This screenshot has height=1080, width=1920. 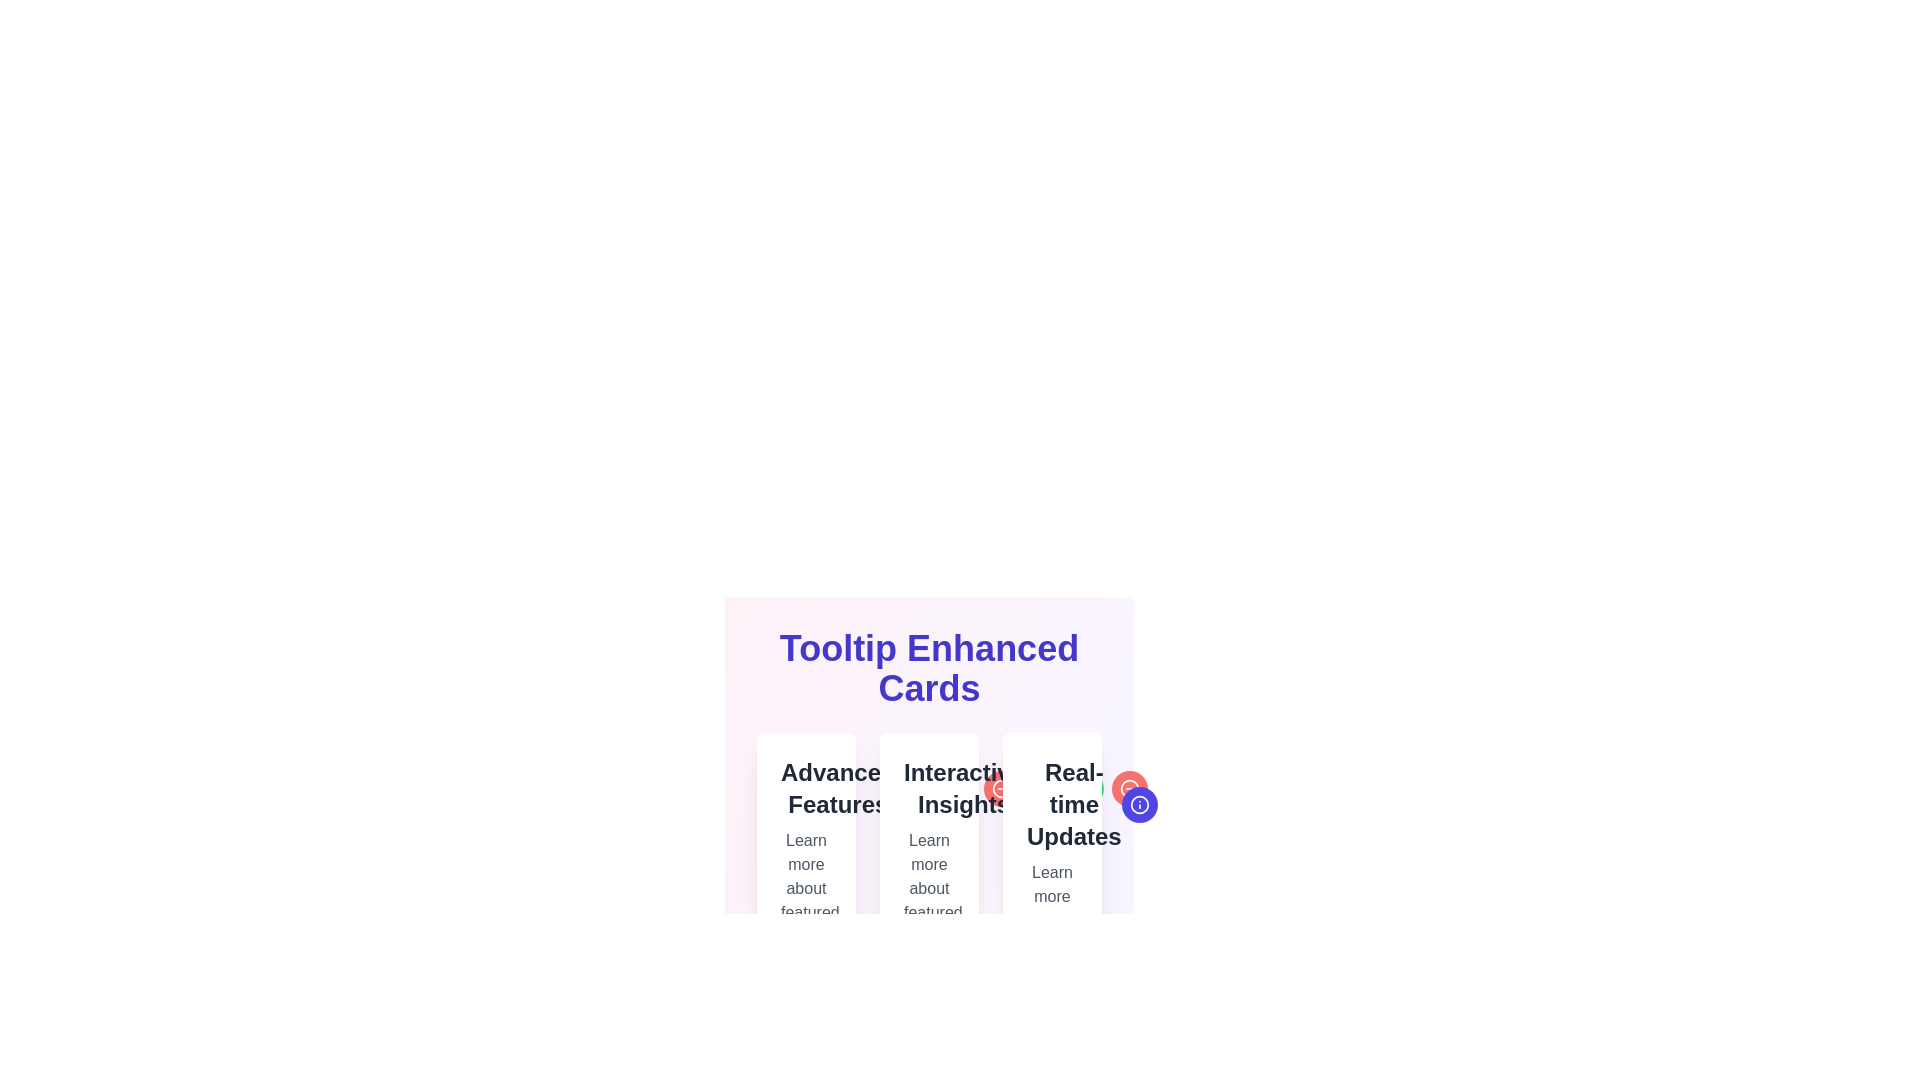 What do you see at coordinates (1130, 788) in the screenshot?
I see `the Icon button with a minus sign symbol located in the bottom-right corner of the 'Real-time Updates' card` at bounding box center [1130, 788].